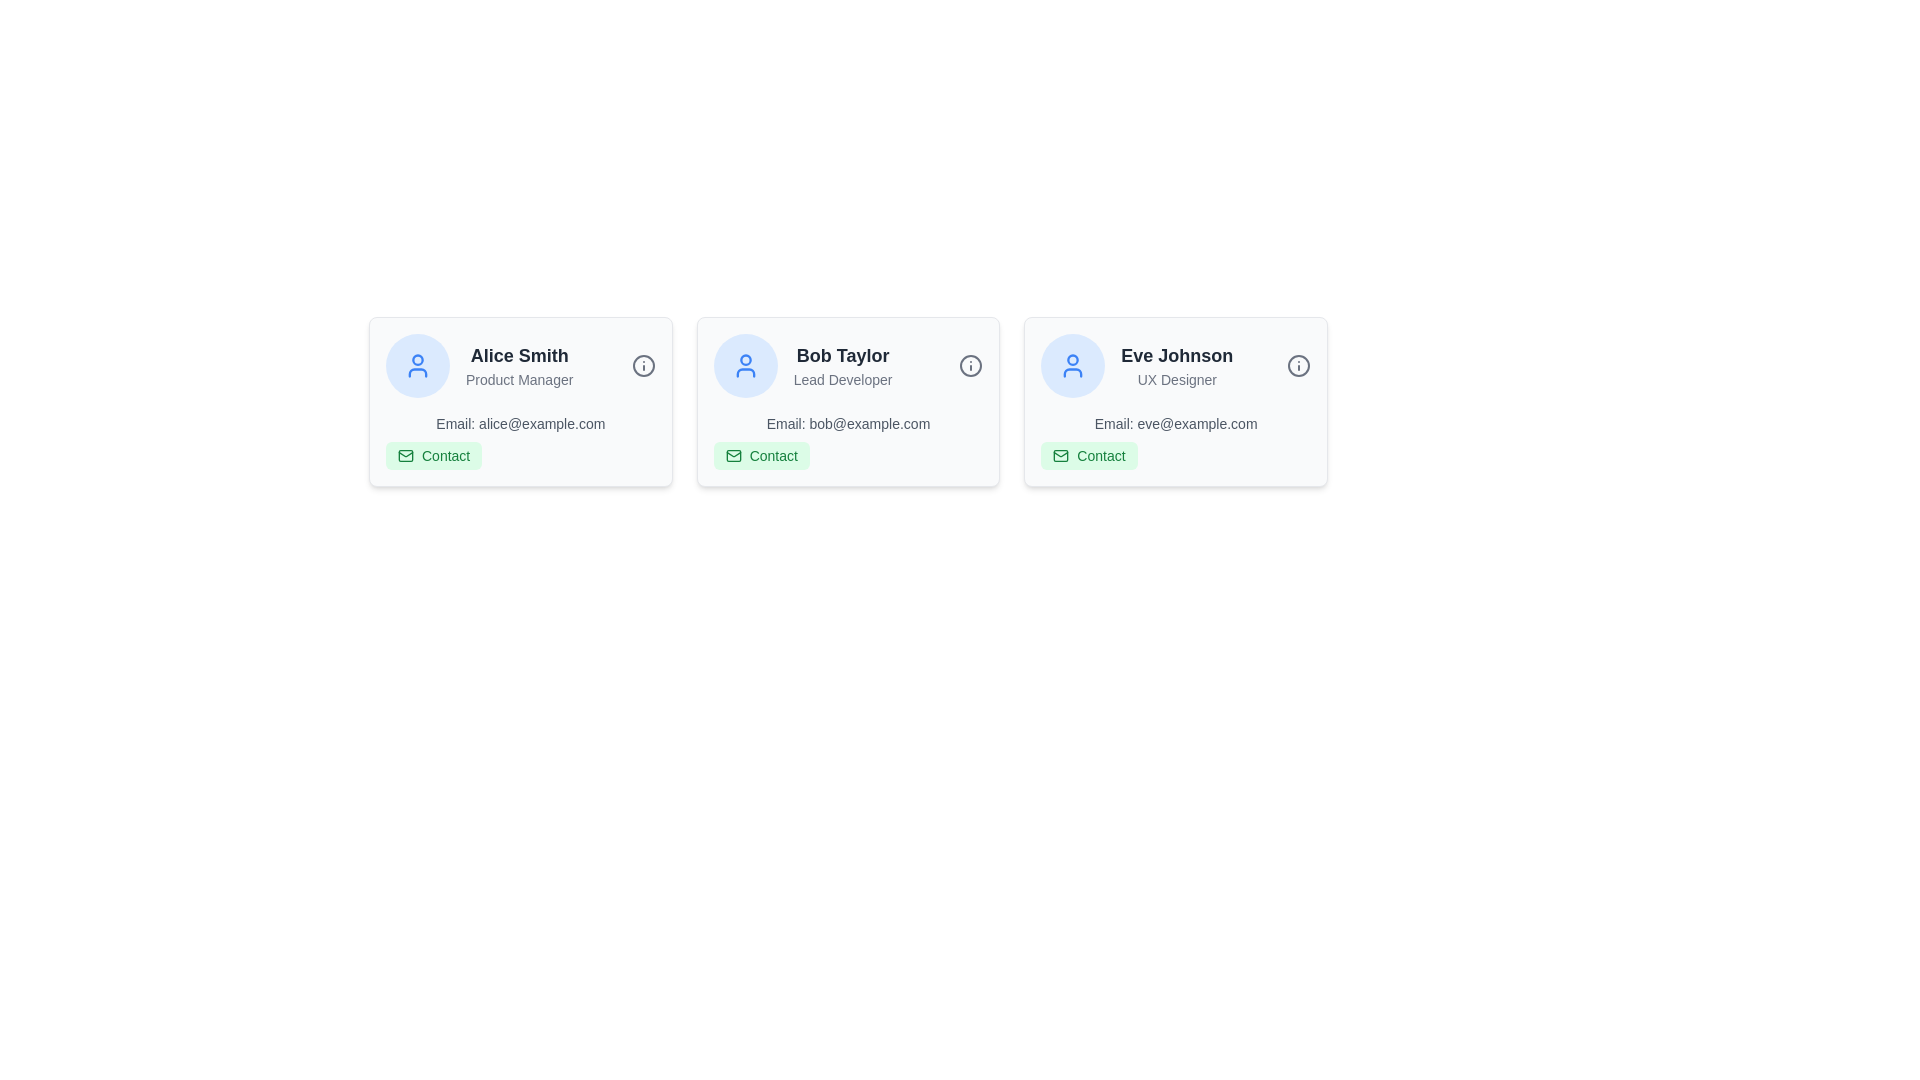 This screenshot has height=1080, width=1920. What do you see at coordinates (1176, 366) in the screenshot?
I see `the Profile header section that includes the round blue avatar icon, the name 'Eve Johnson', and the title 'UX Designer', located in the third card of three horizontally arranged cards` at bounding box center [1176, 366].